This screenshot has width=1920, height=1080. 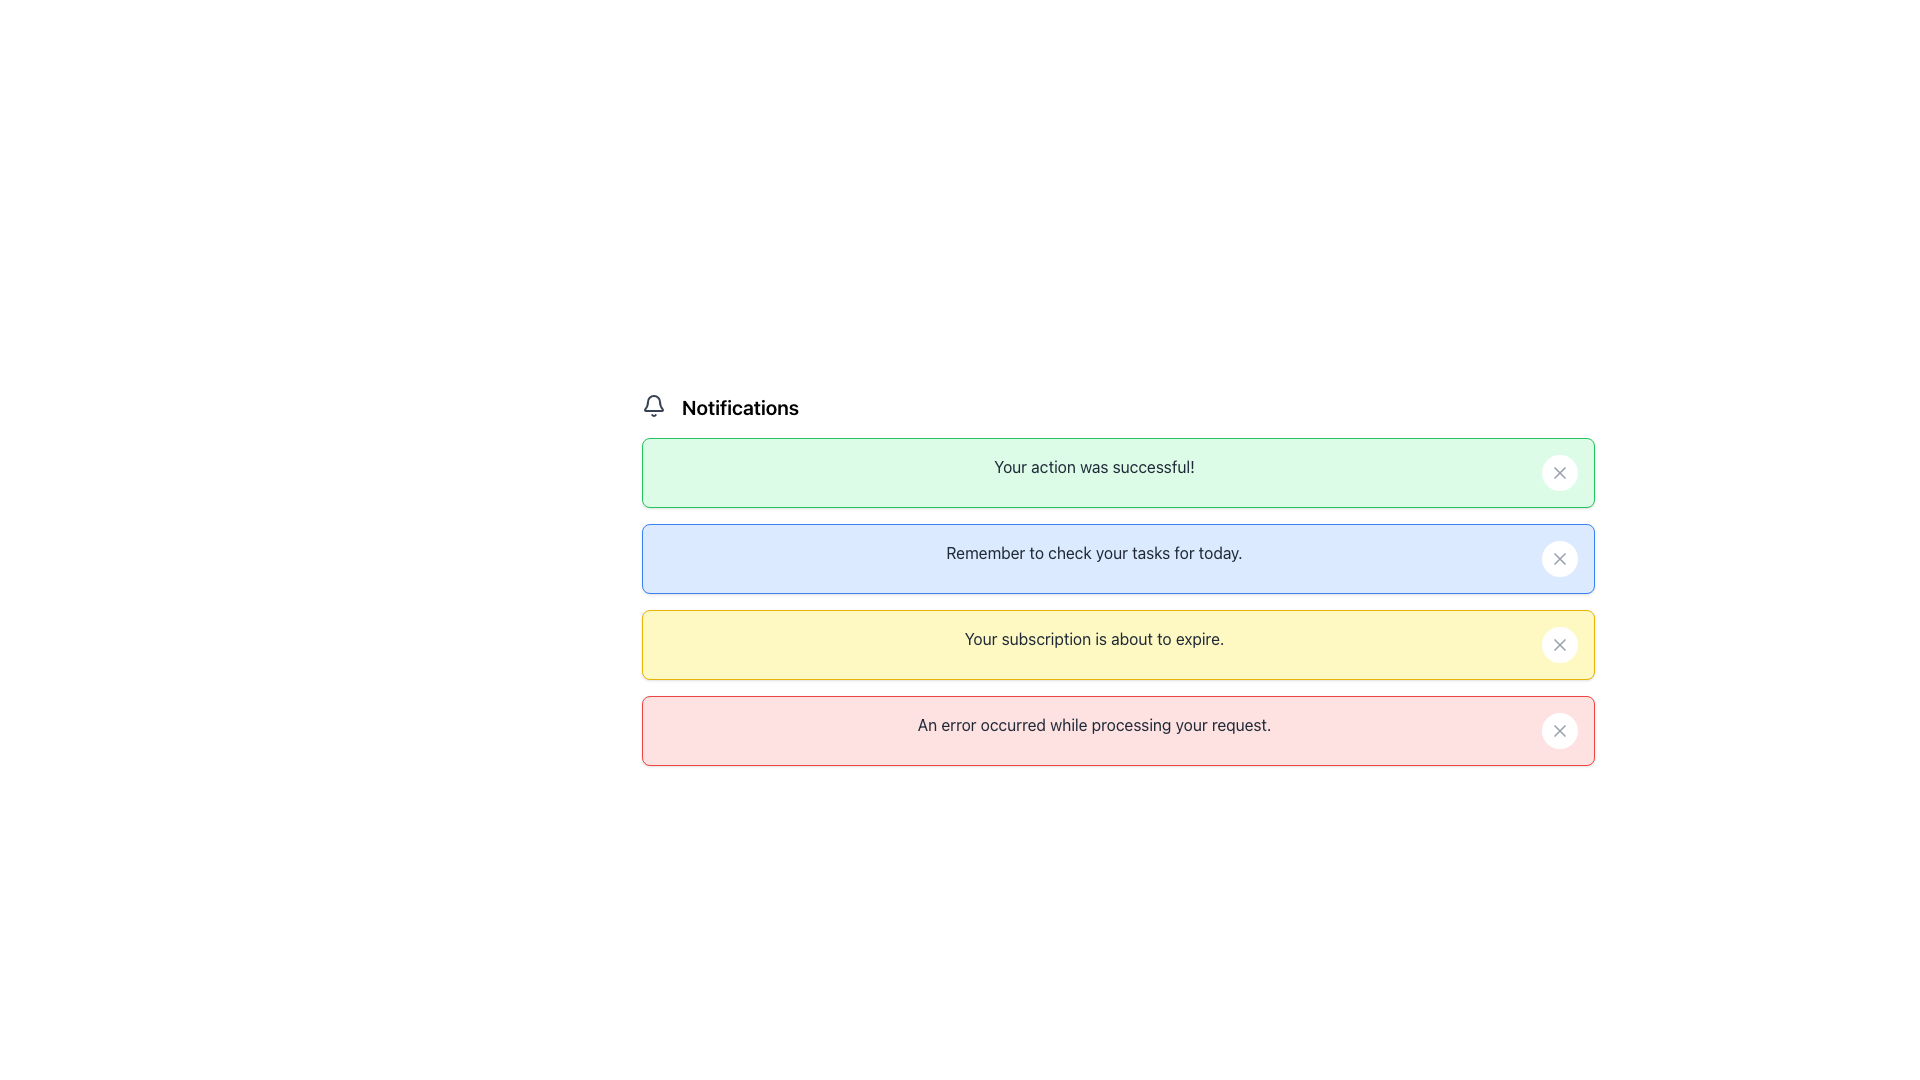 I want to click on the yellow-bordered notification box that contains the alert text 'Your subscription is about to expire.', so click(x=1117, y=644).